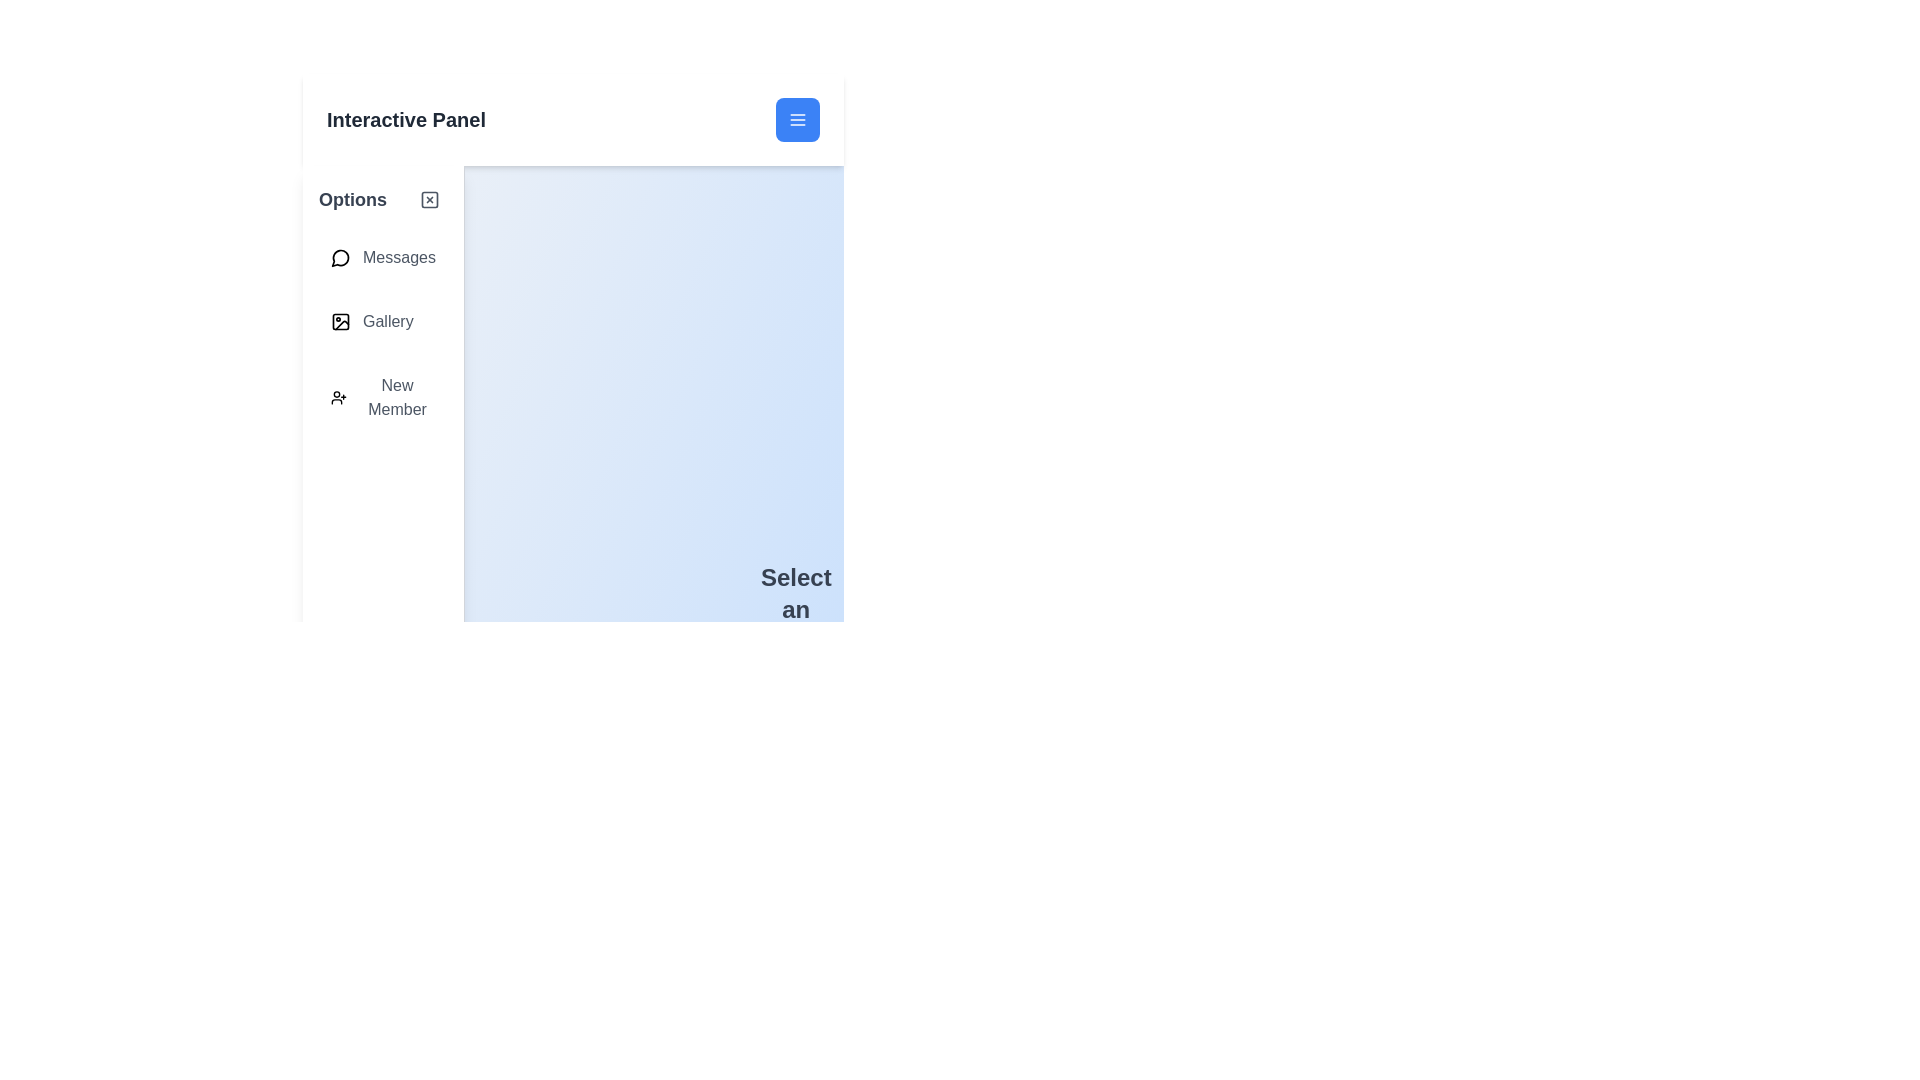 The image size is (1920, 1080). I want to click on the first button in the vertical list under the 'Options' section on the left sidebar, so click(383, 257).